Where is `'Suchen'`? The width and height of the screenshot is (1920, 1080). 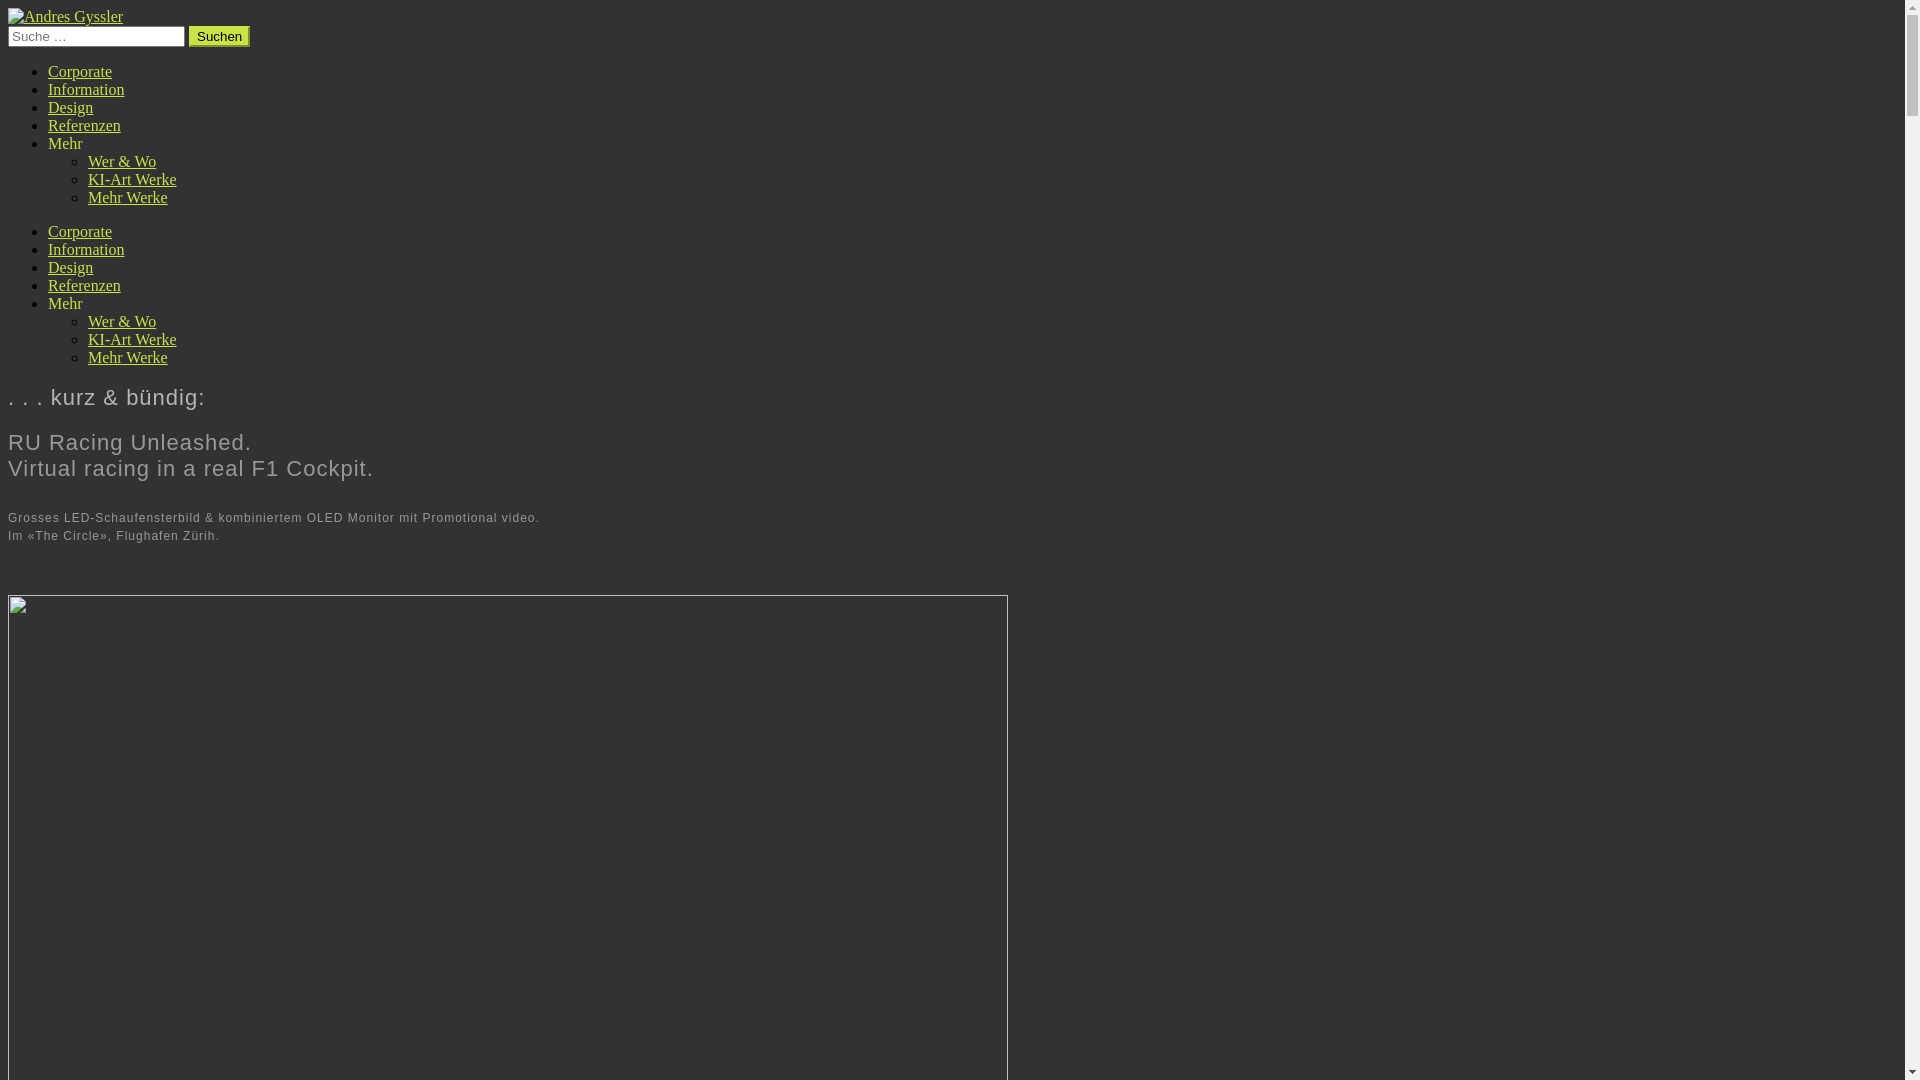
'Suchen' is located at coordinates (219, 36).